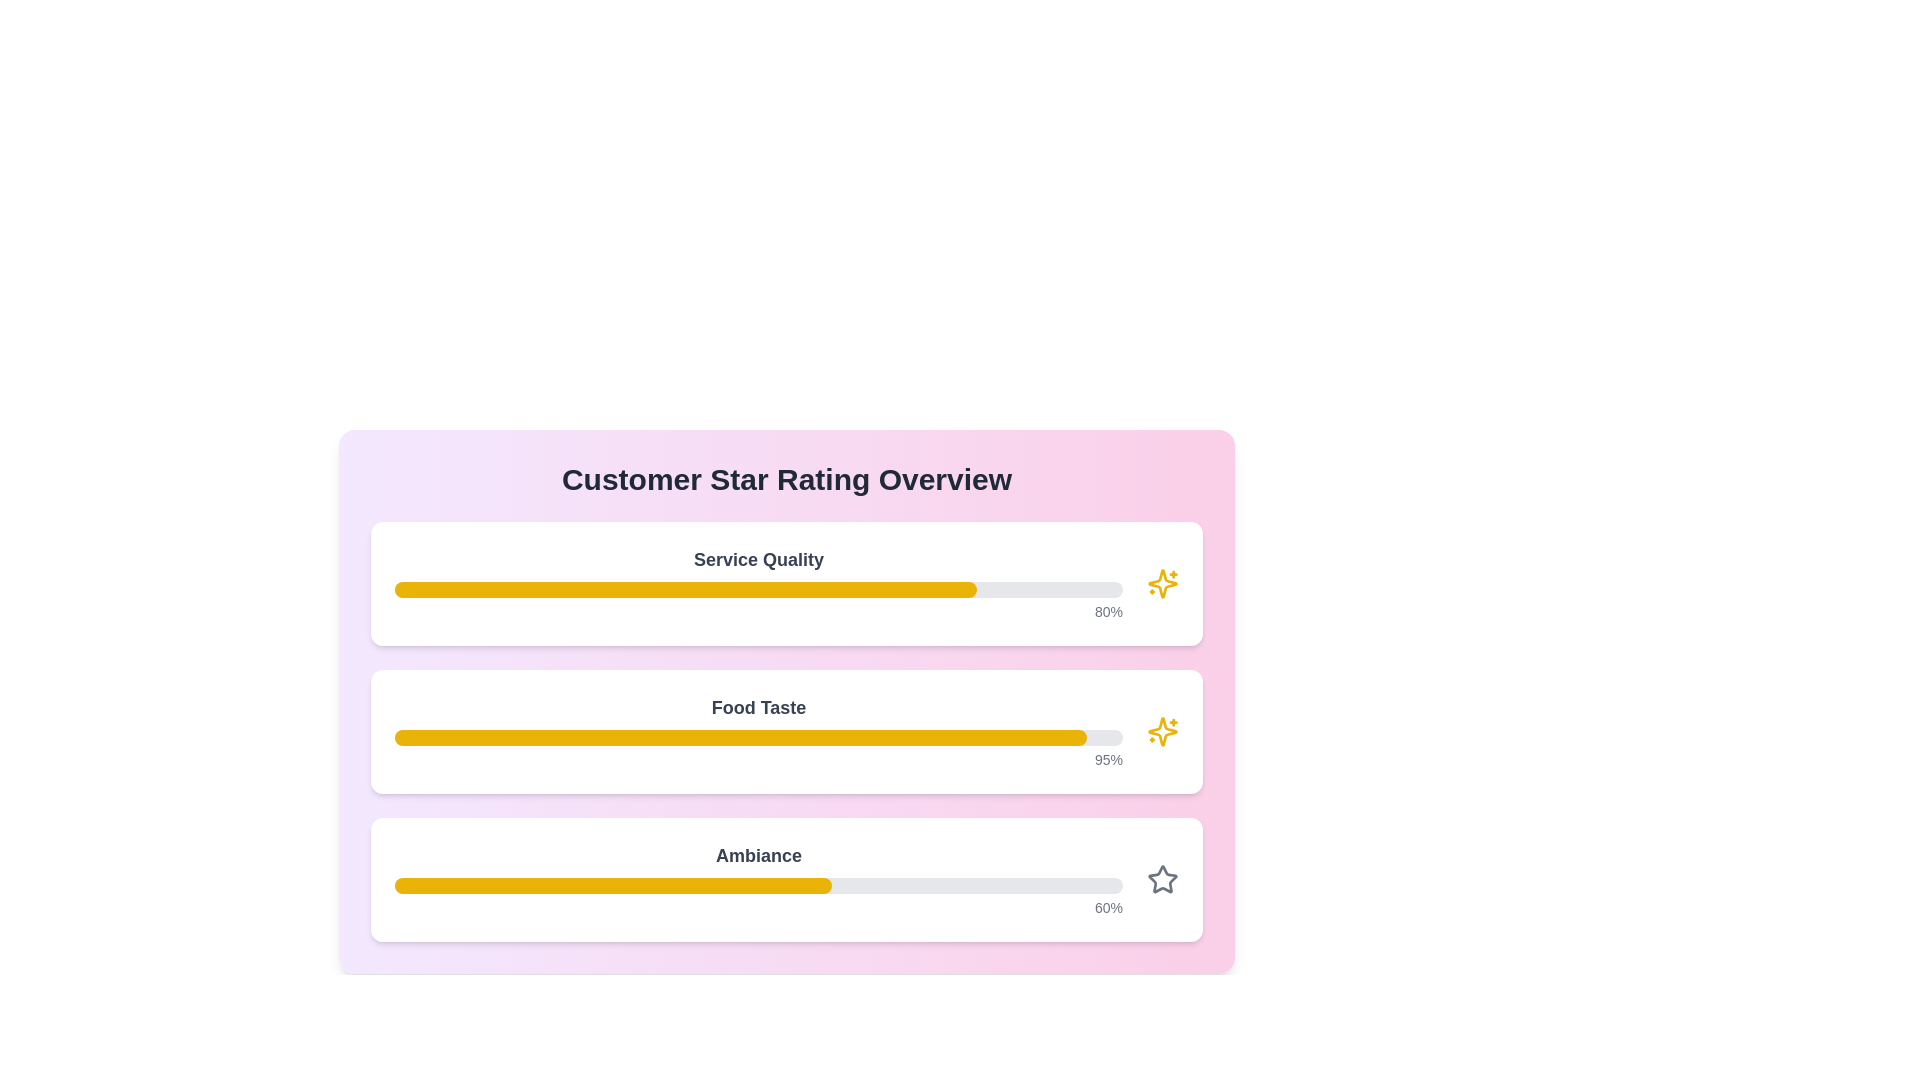 This screenshot has height=1080, width=1920. What do you see at coordinates (757, 732) in the screenshot?
I see `the Horizontal Progress Bar with Label and Percentage Indicator for 'Food Taste' rating of 95%, located under the 'Customer Star Rating Overview' heading` at bounding box center [757, 732].